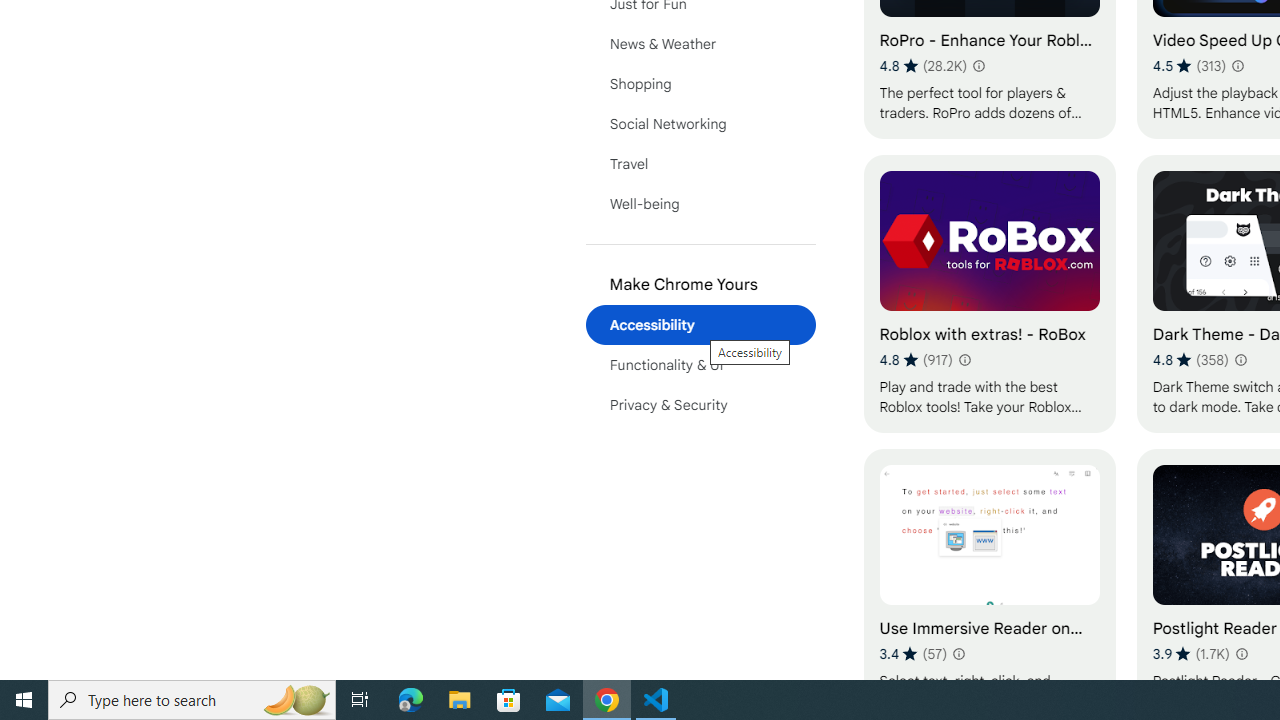 The image size is (1280, 720). I want to click on 'Average rating 4.8 out of 5 stars. 28.2K ratings.', so click(922, 65).